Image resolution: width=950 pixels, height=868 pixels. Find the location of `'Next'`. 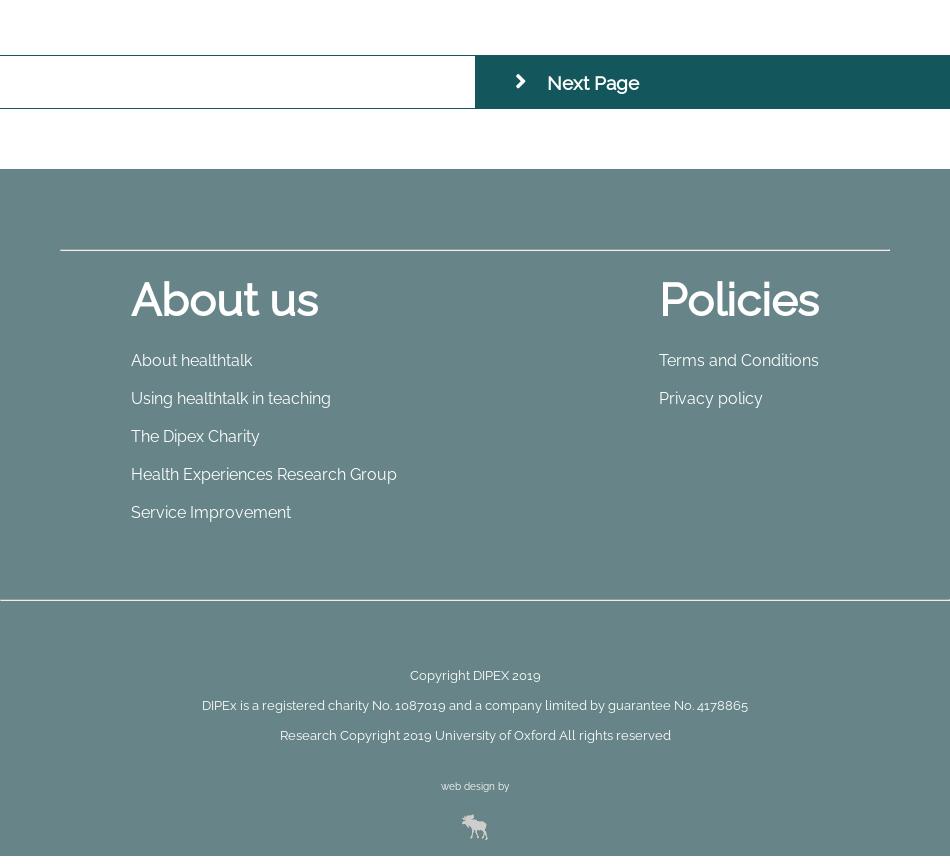

'Next' is located at coordinates (547, 82).